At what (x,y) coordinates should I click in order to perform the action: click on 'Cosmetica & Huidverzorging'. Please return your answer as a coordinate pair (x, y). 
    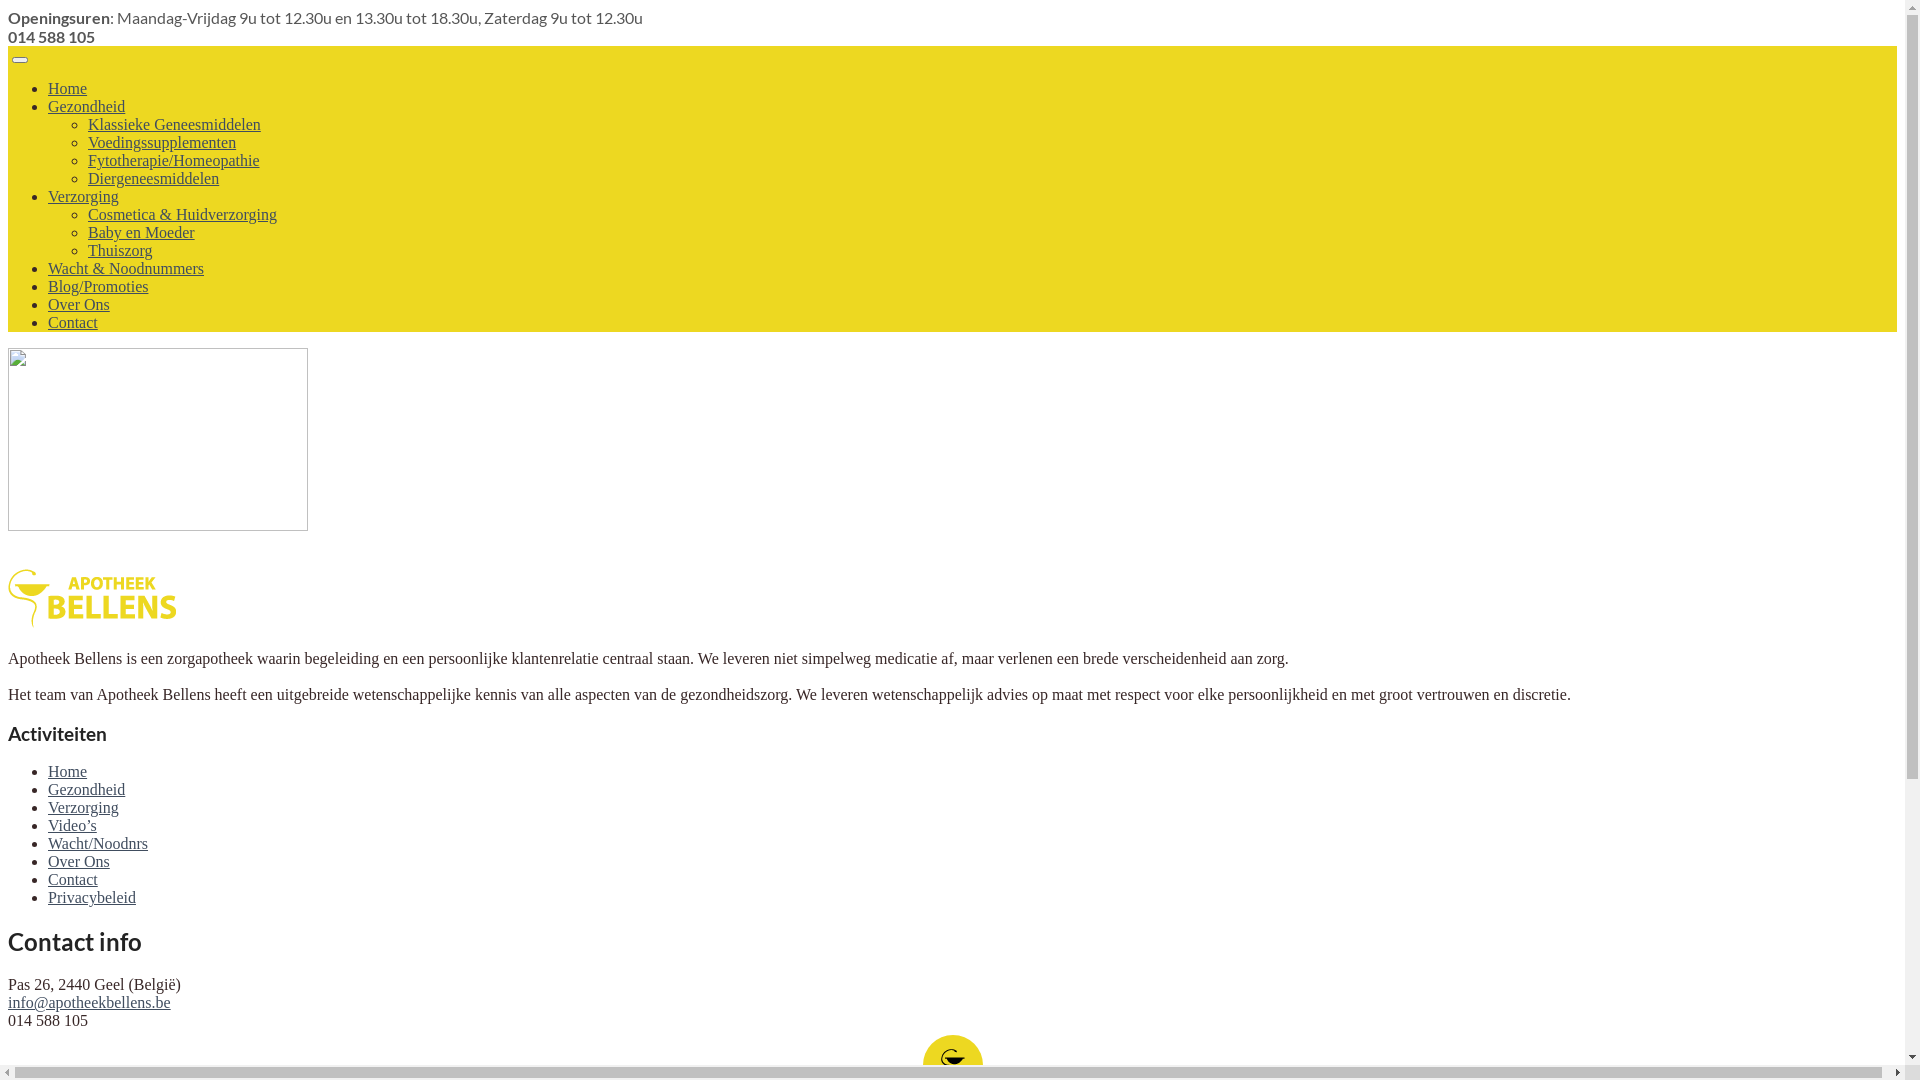
    Looking at the image, I should click on (182, 214).